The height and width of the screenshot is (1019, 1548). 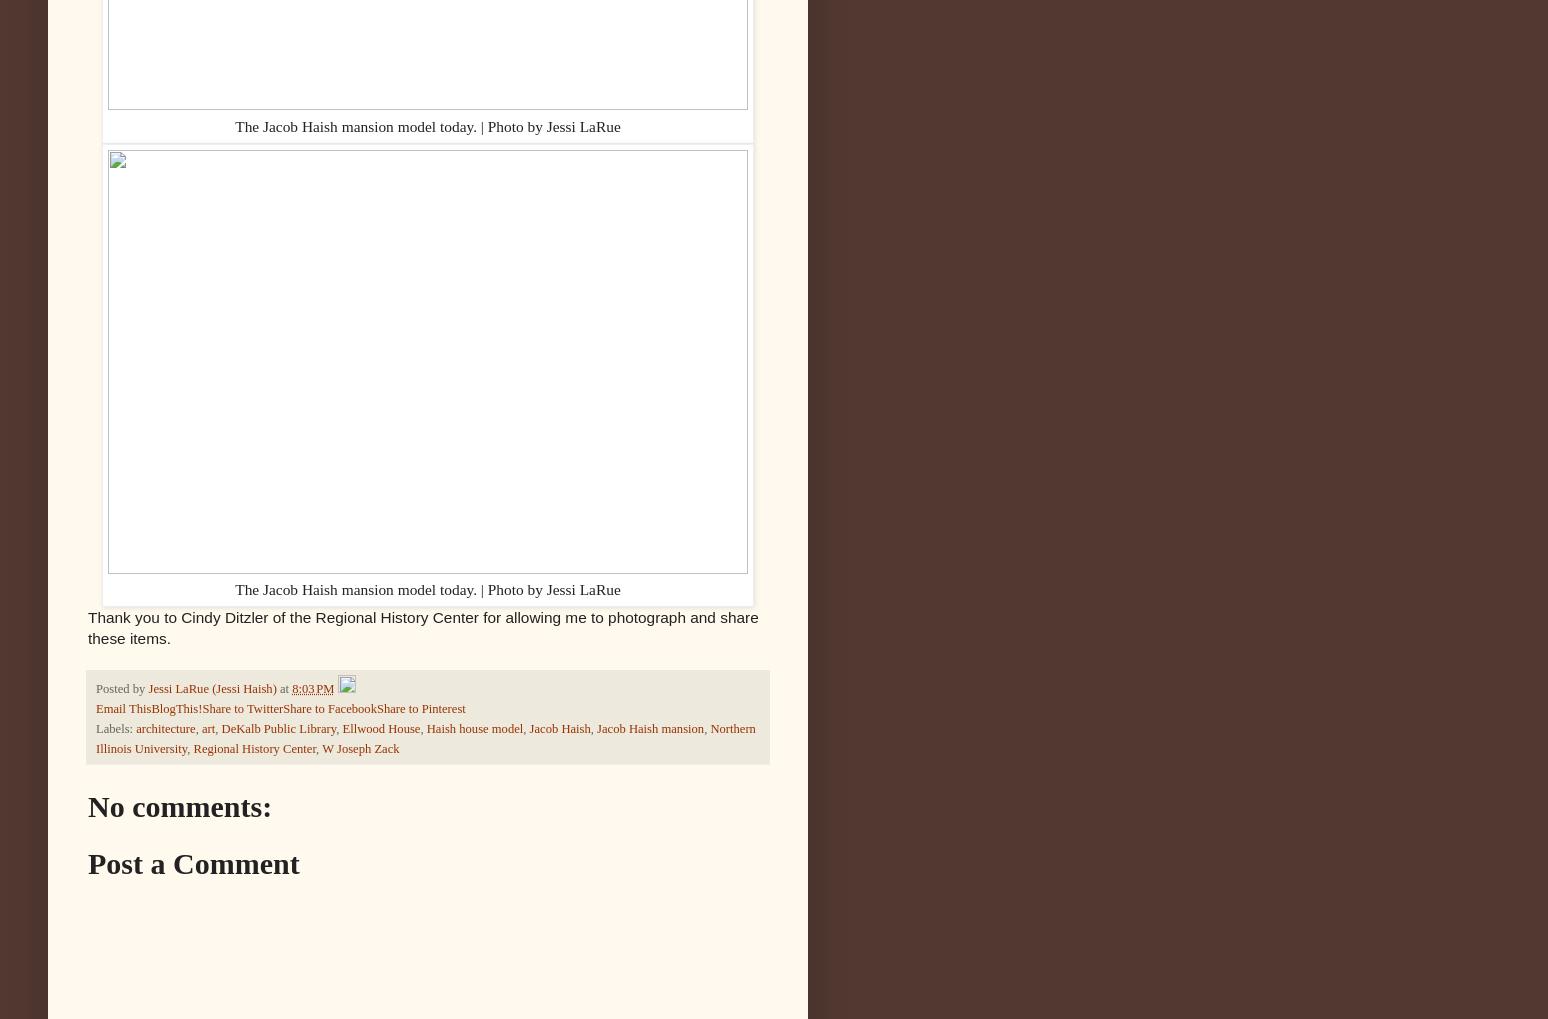 I want to click on 'DeKalb Public Library', so click(x=277, y=728).